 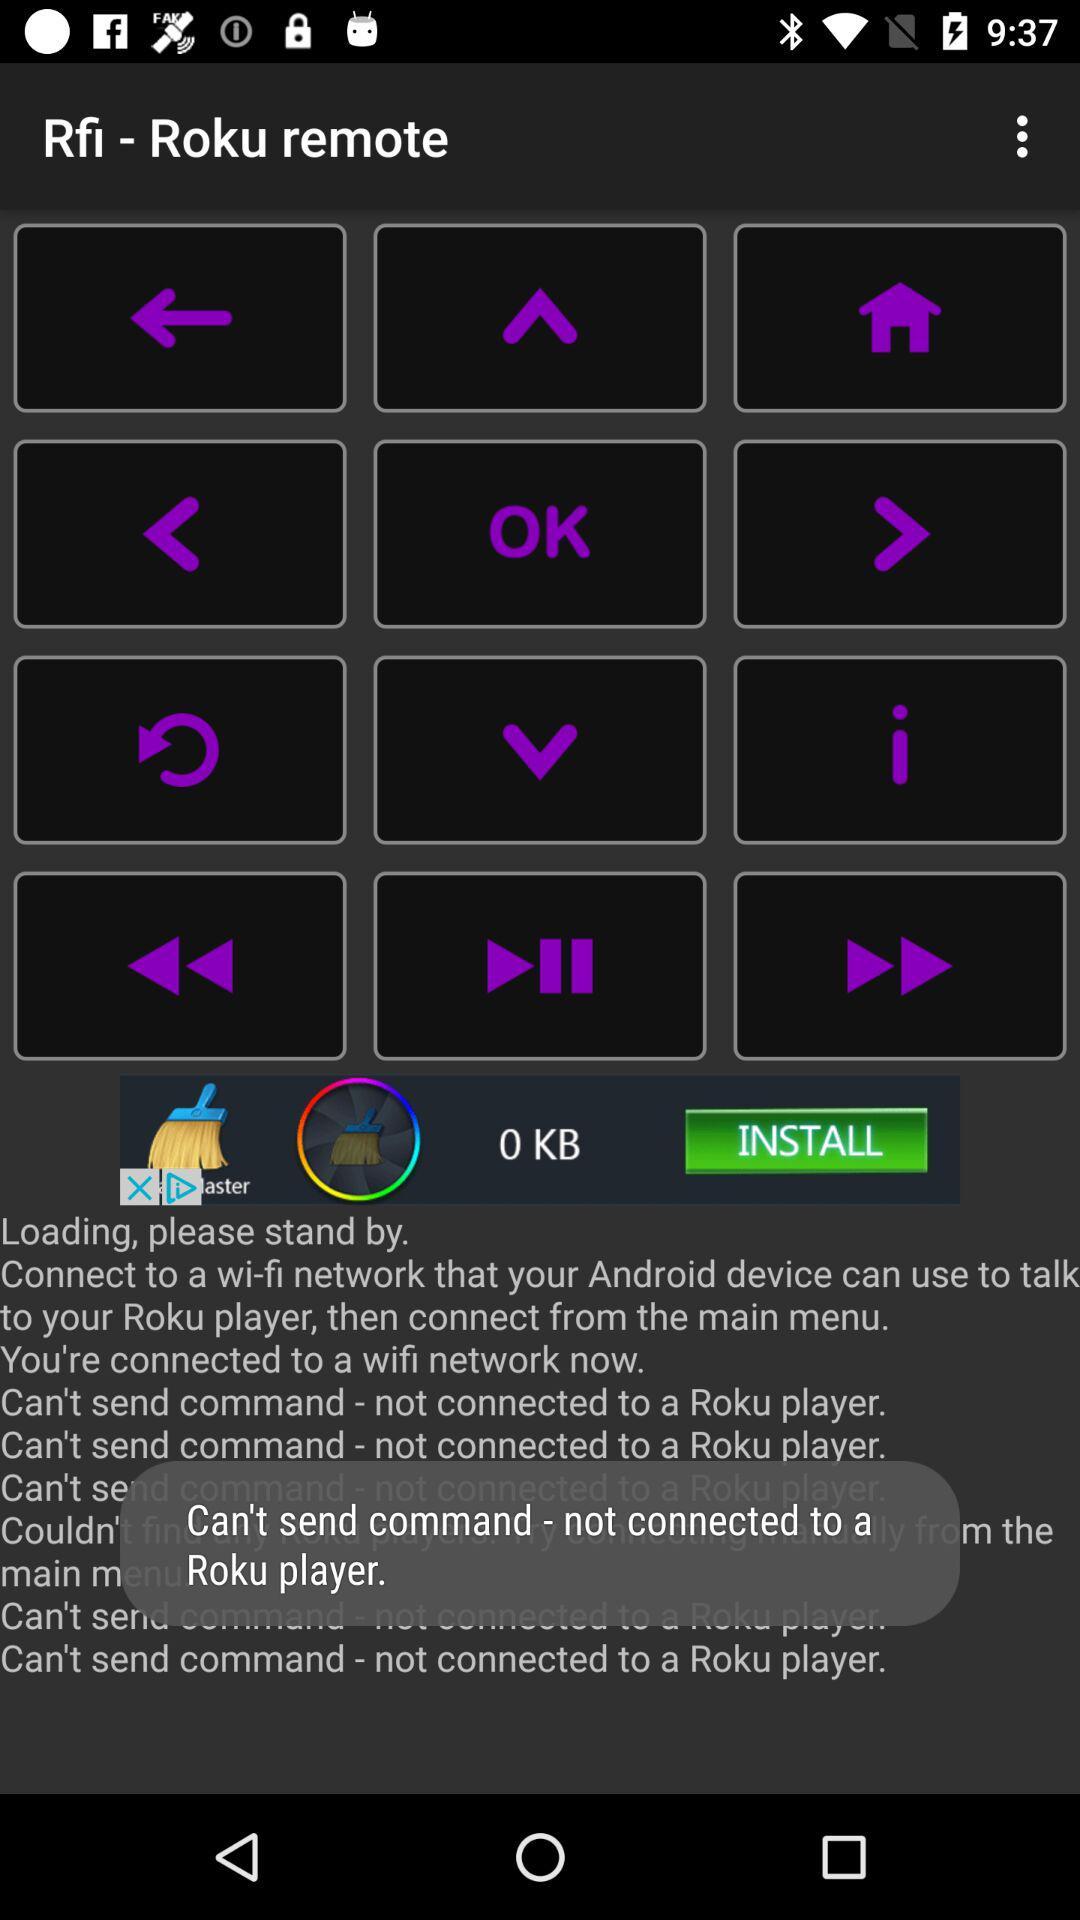 What do you see at coordinates (180, 316) in the screenshot?
I see `back` at bounding box center [180, 316].